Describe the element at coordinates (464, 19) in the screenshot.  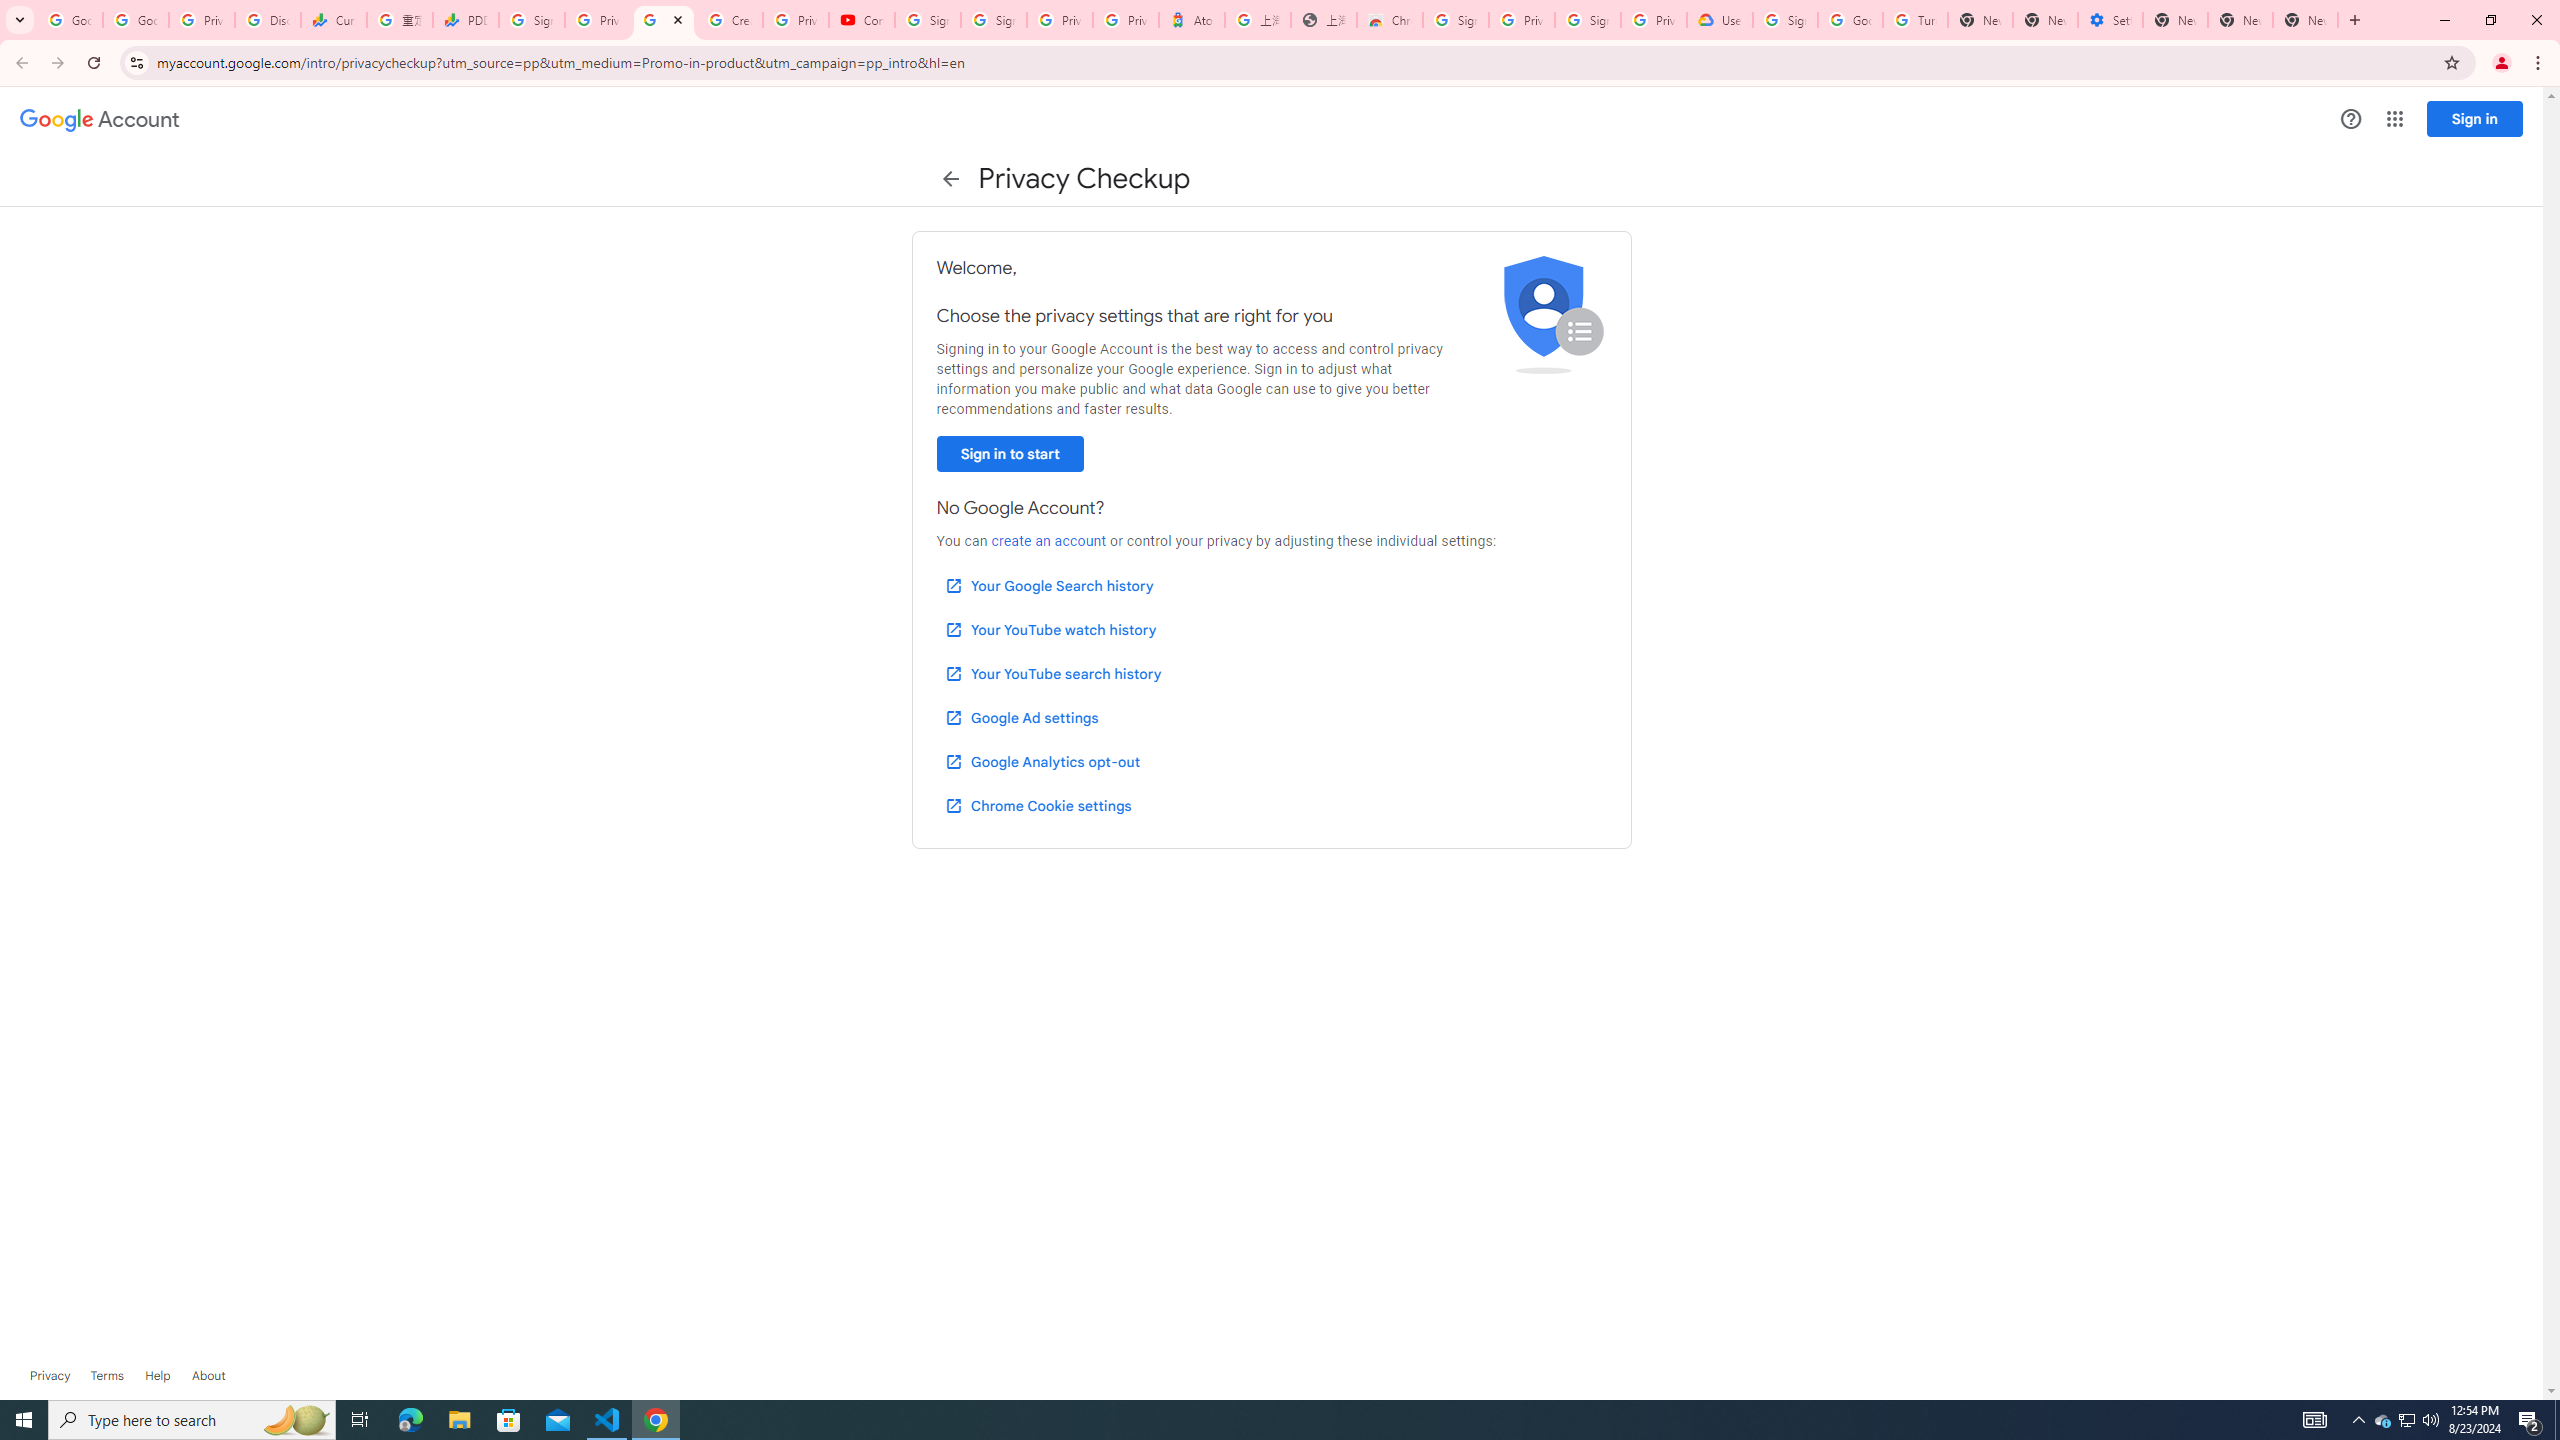
I see `'PDD Holdings Inc - ADR (PDD) Price & News - Google Finance'` at that location.